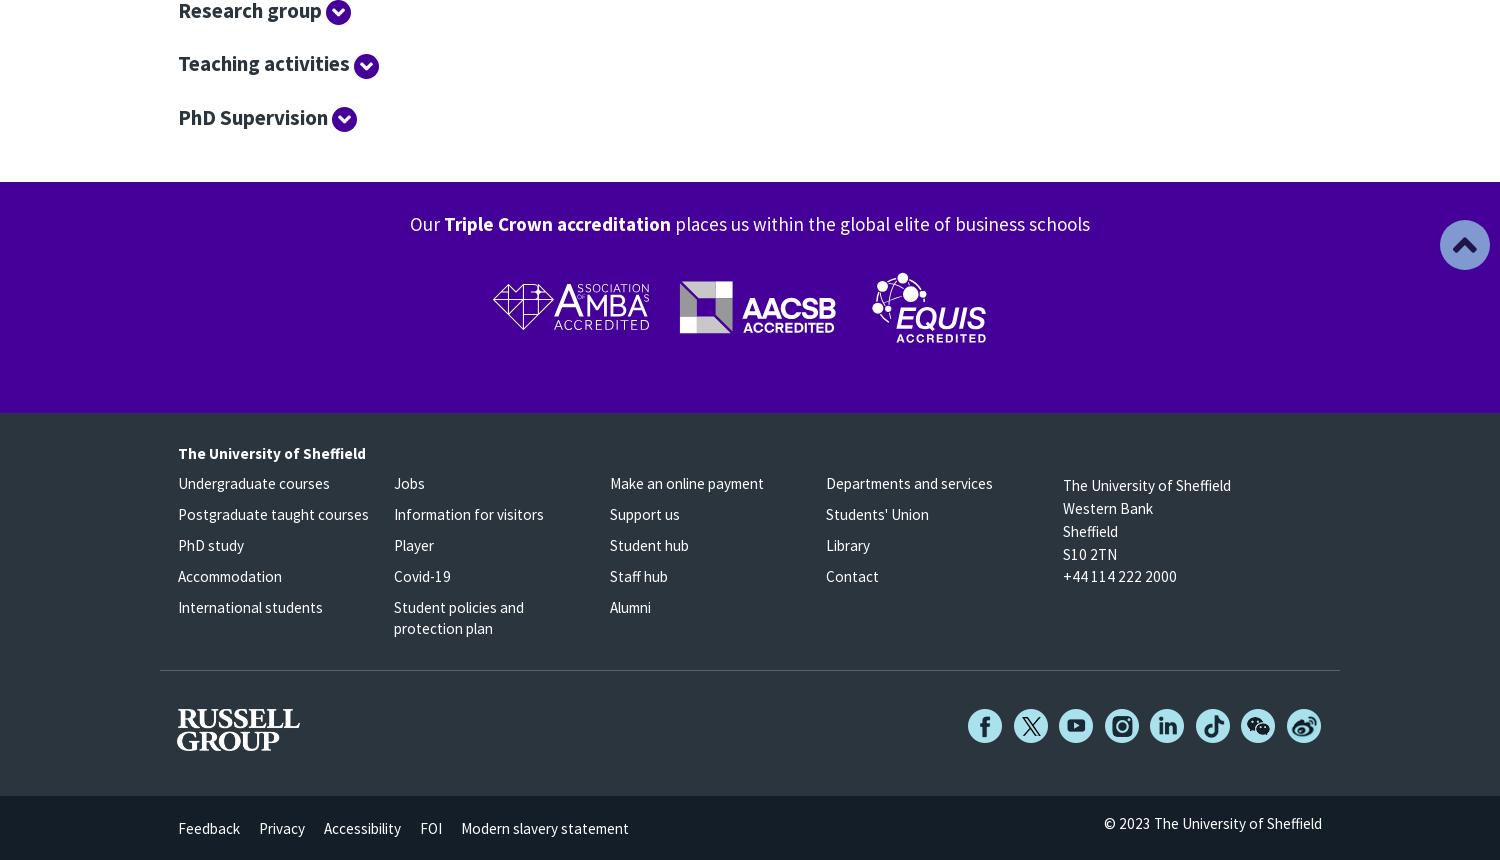 The image size is (1500, 860). Describe the element at coordinates (557, 222) in the screenshot. I see `'Triple Crown accreditation'` at that location.